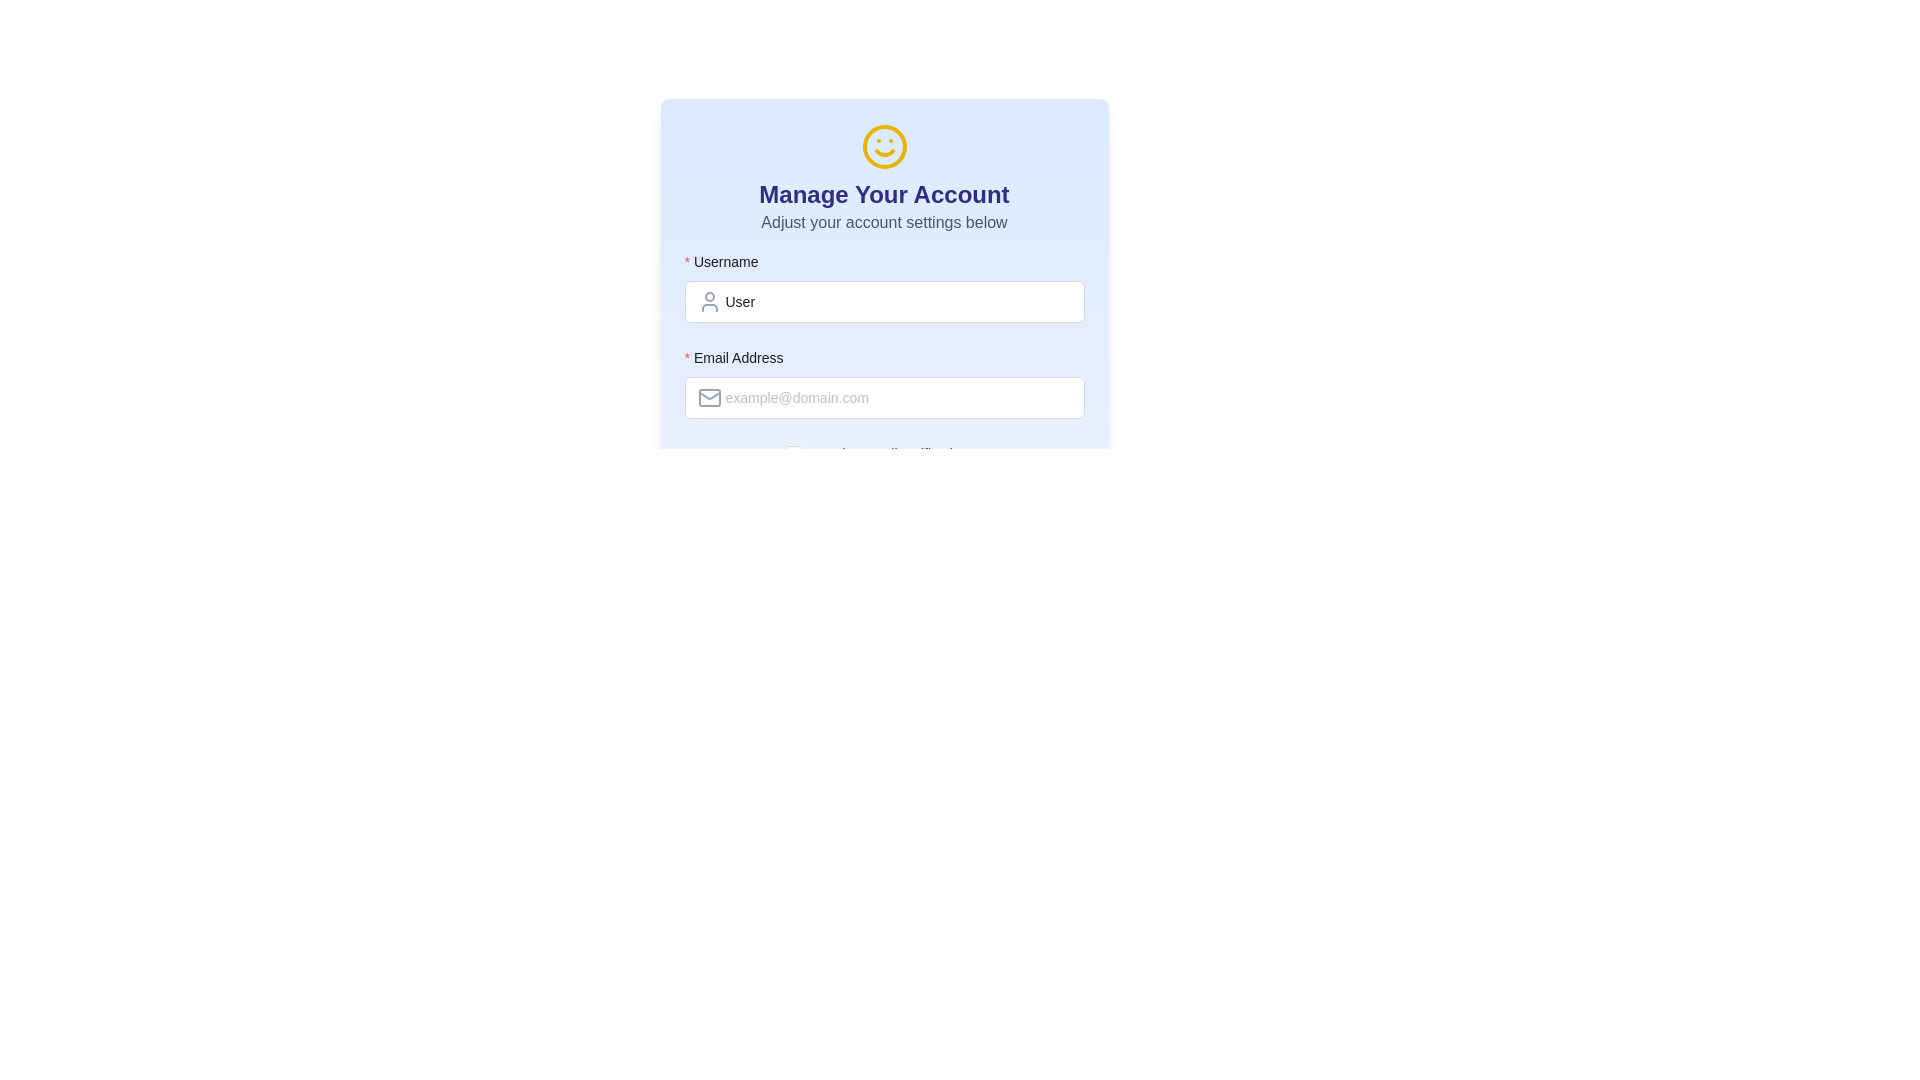  I want to click on the diagonal line element of the email icon, which is part of the SVG depicting an envelope and is styled with a gray stroke, located near the email address input field, so click(709, 396).